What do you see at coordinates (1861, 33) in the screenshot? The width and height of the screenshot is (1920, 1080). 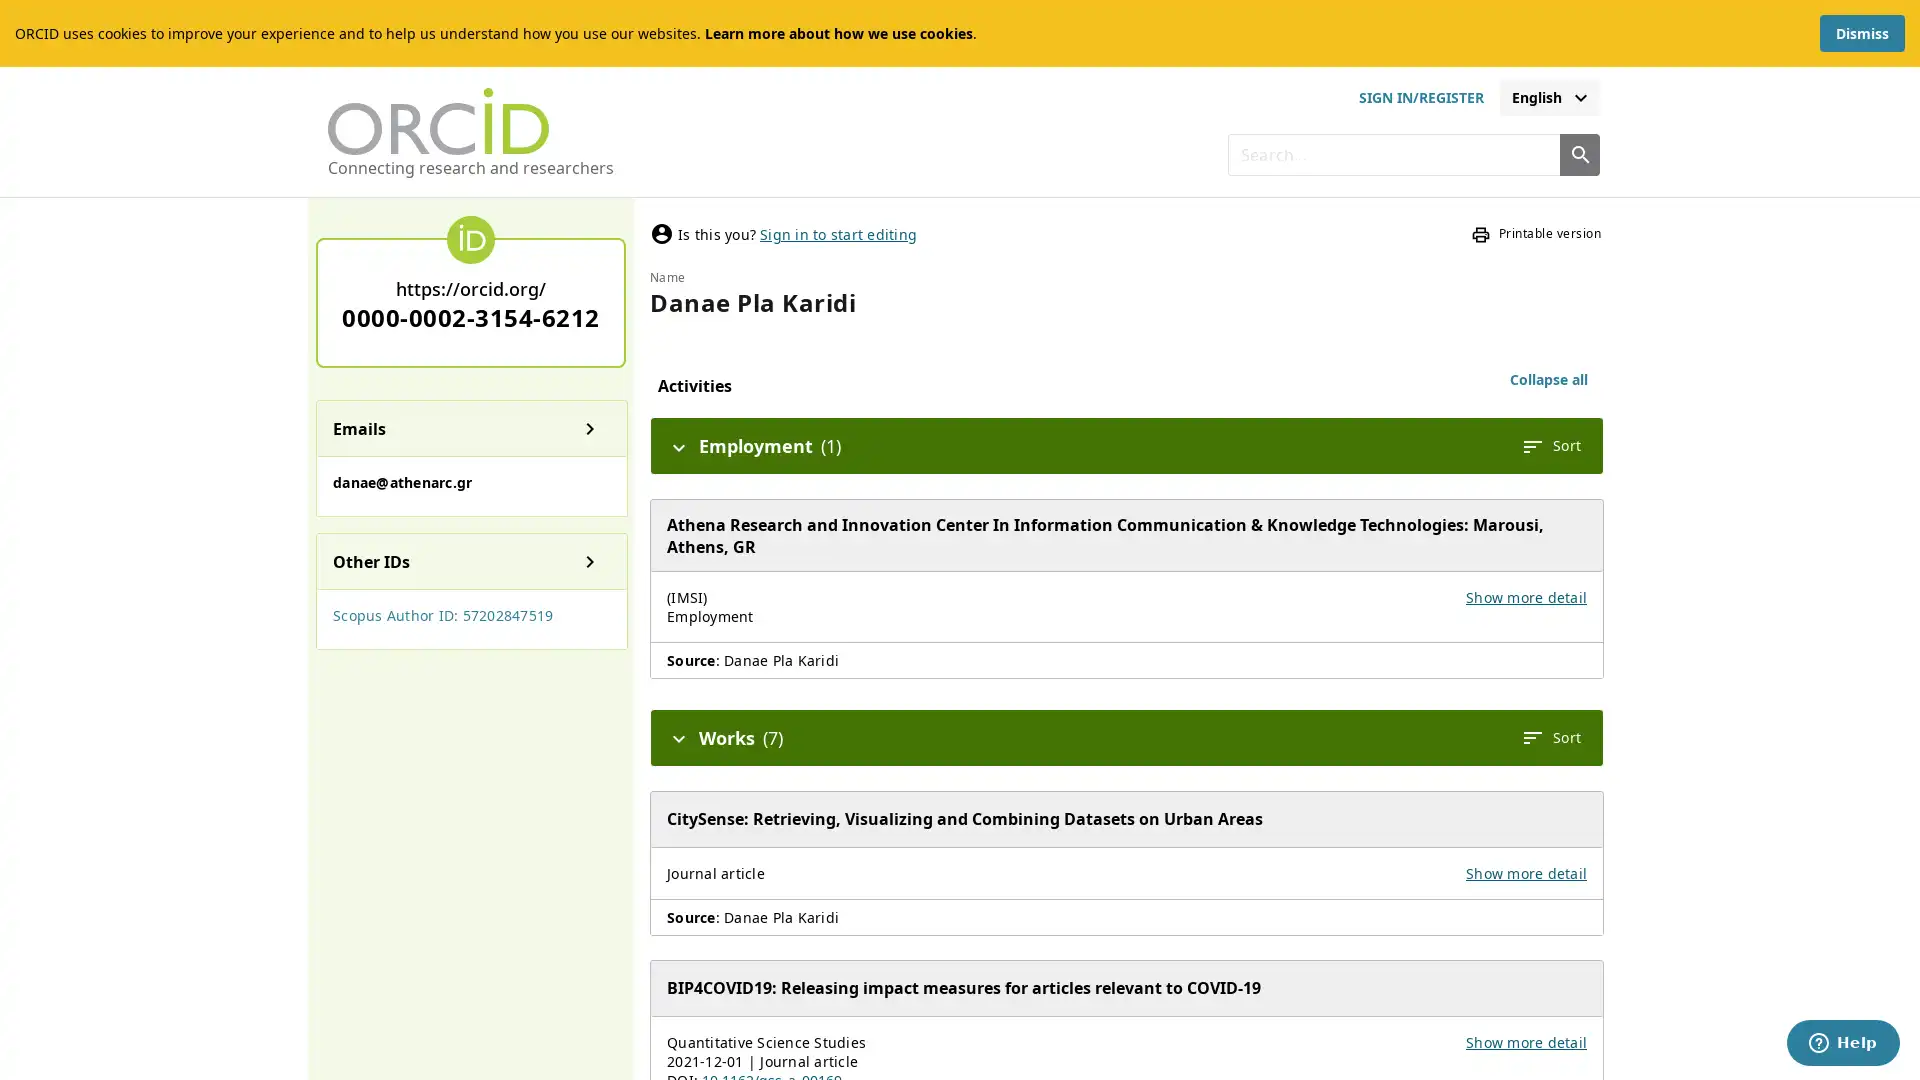 I see `Dismiss` at bounding box center [1861, 33].